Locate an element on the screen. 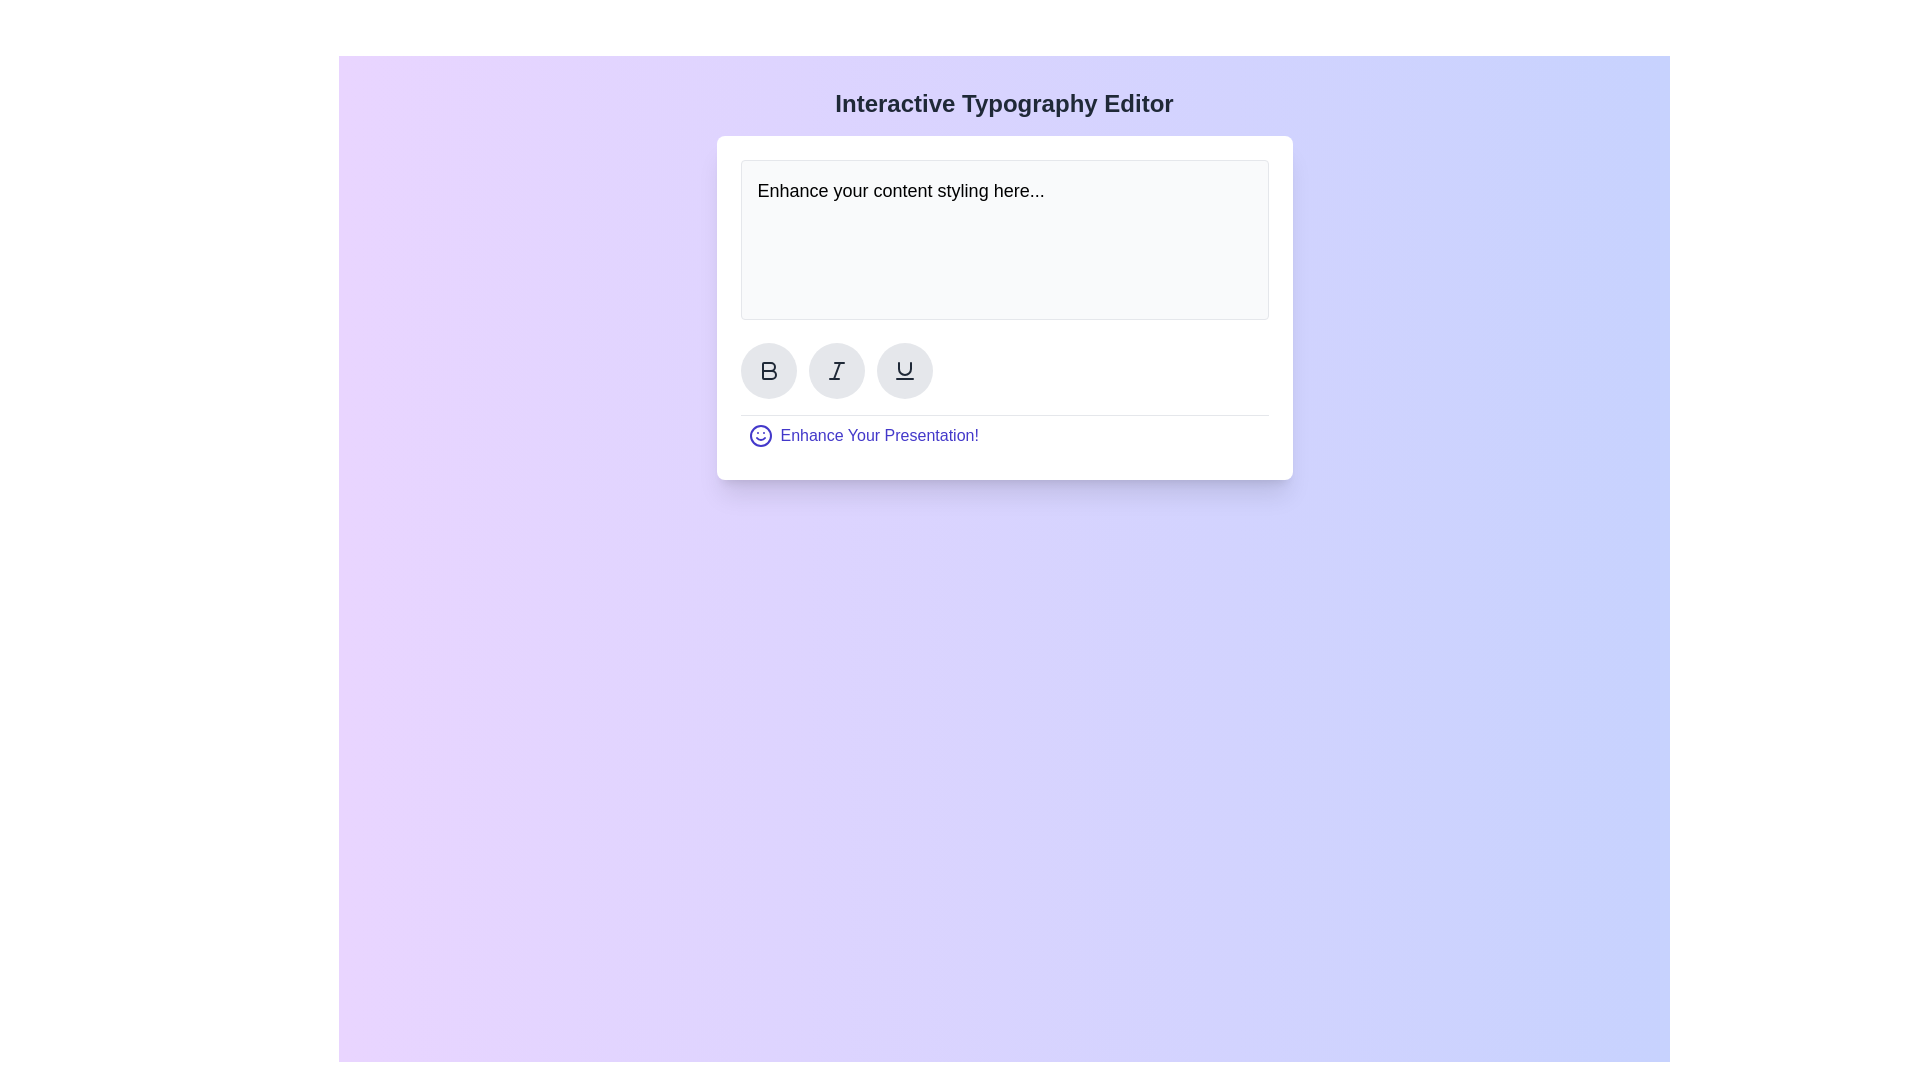 The width and height of the screenshot is (1920, 1080). the central line of the 'I' symbol in the text formatting toolbar is located at coordinates (836, 370).